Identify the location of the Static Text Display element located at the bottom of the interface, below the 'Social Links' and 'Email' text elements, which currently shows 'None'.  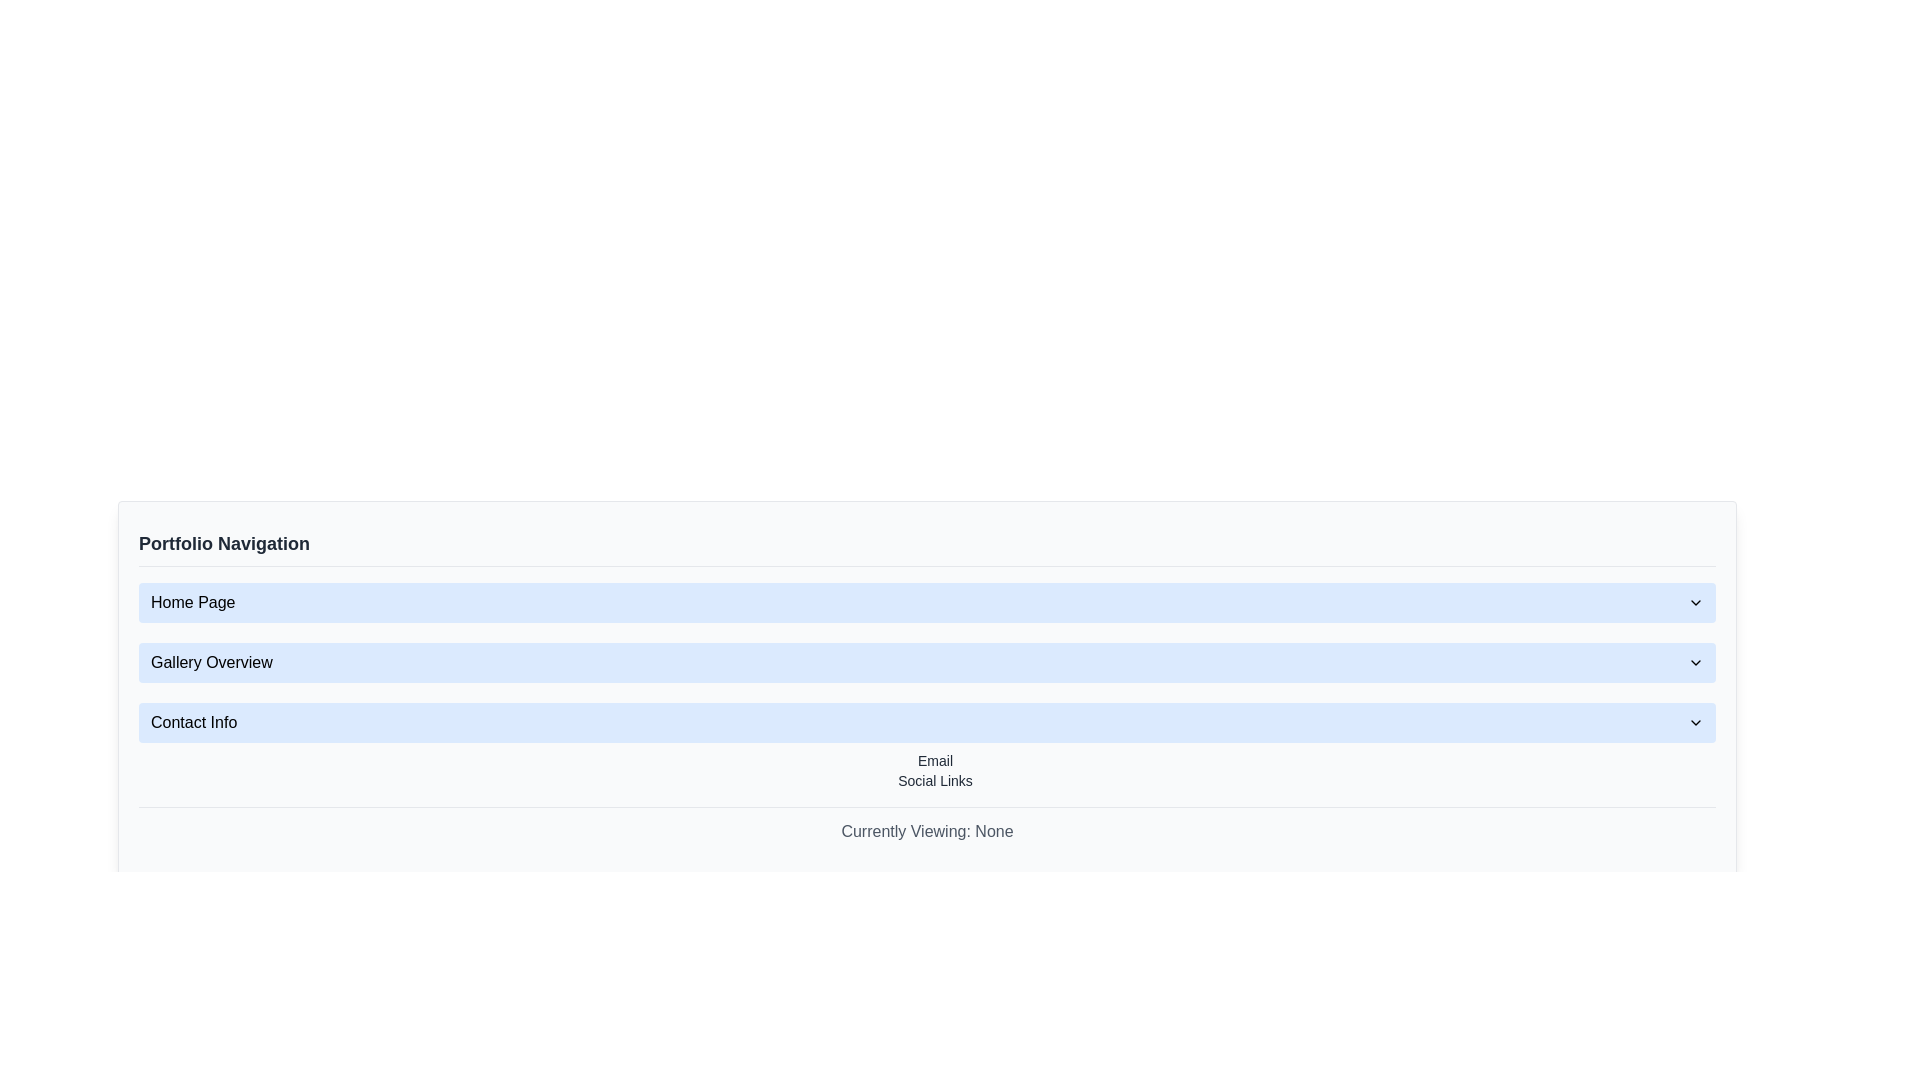
(926, 832).